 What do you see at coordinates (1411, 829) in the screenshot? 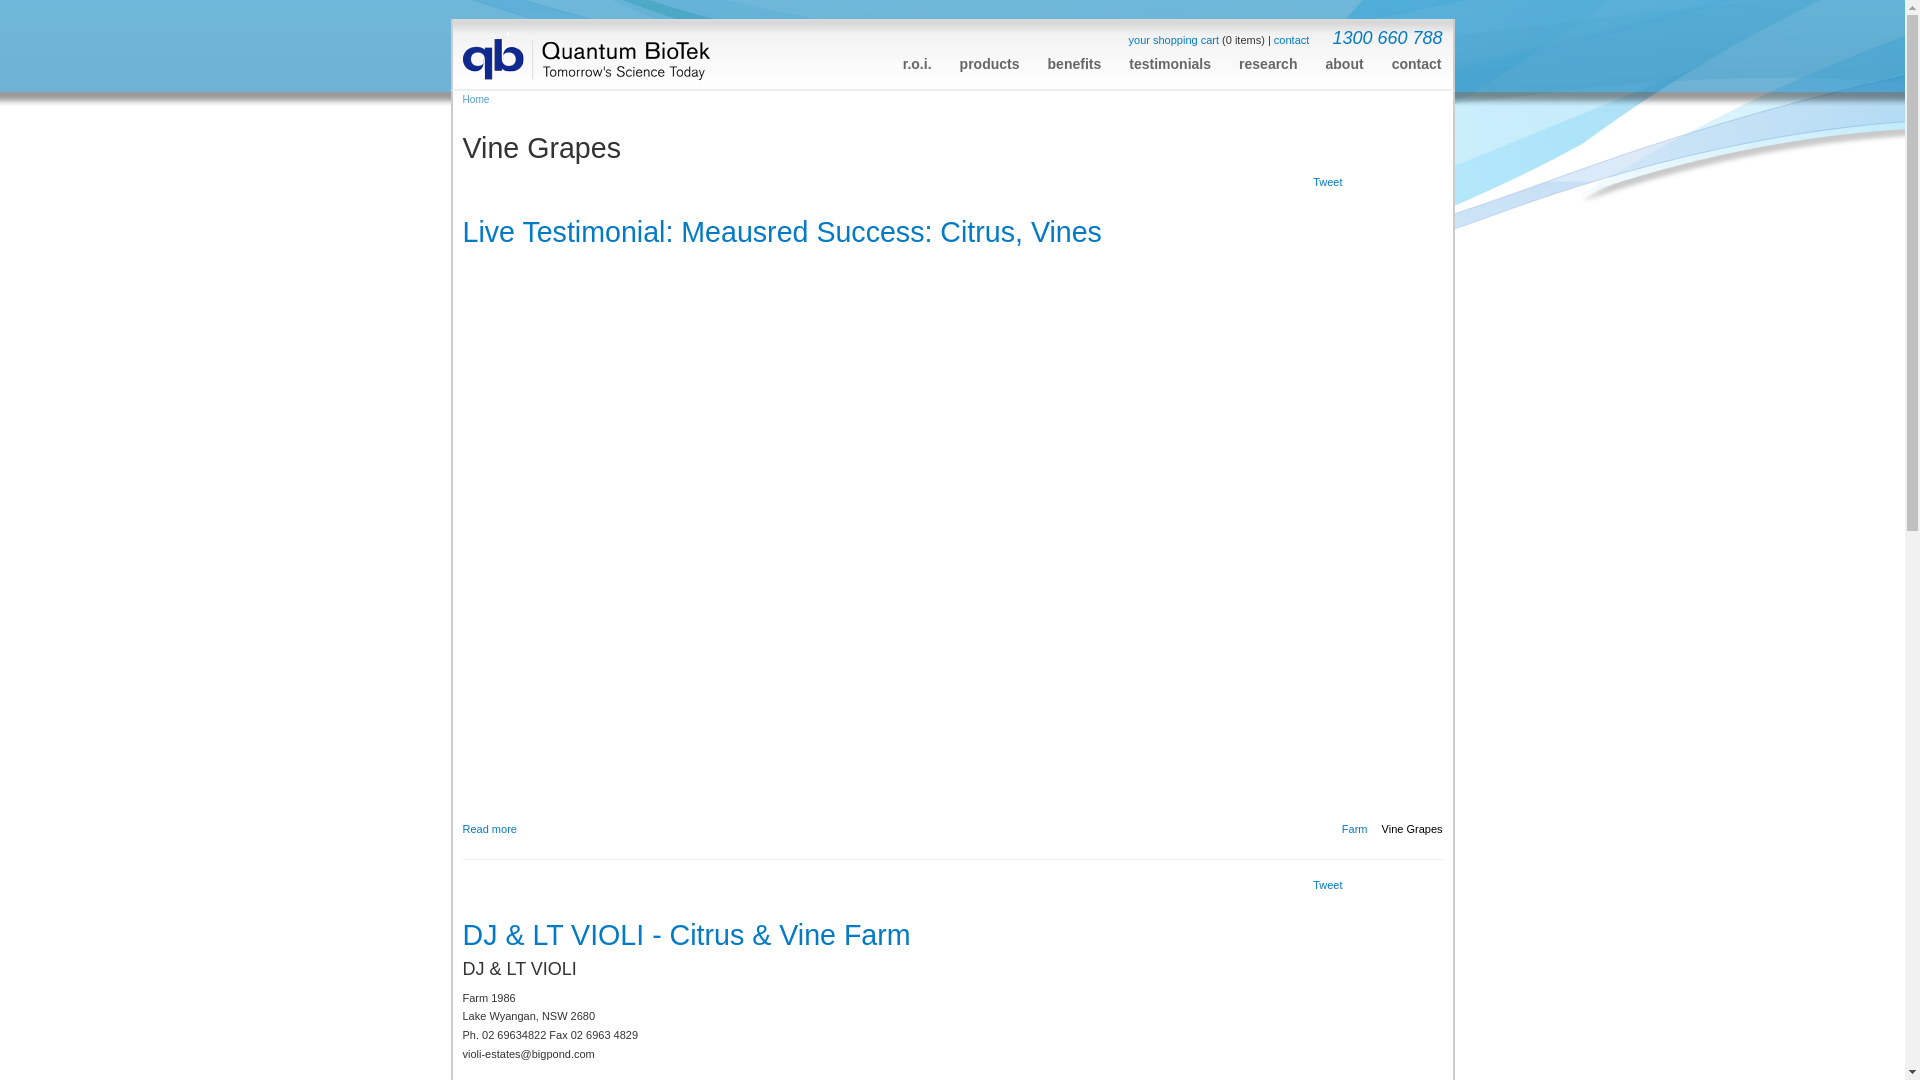
I see `'Vine Grapes'` at bounding box center [1411, 829].